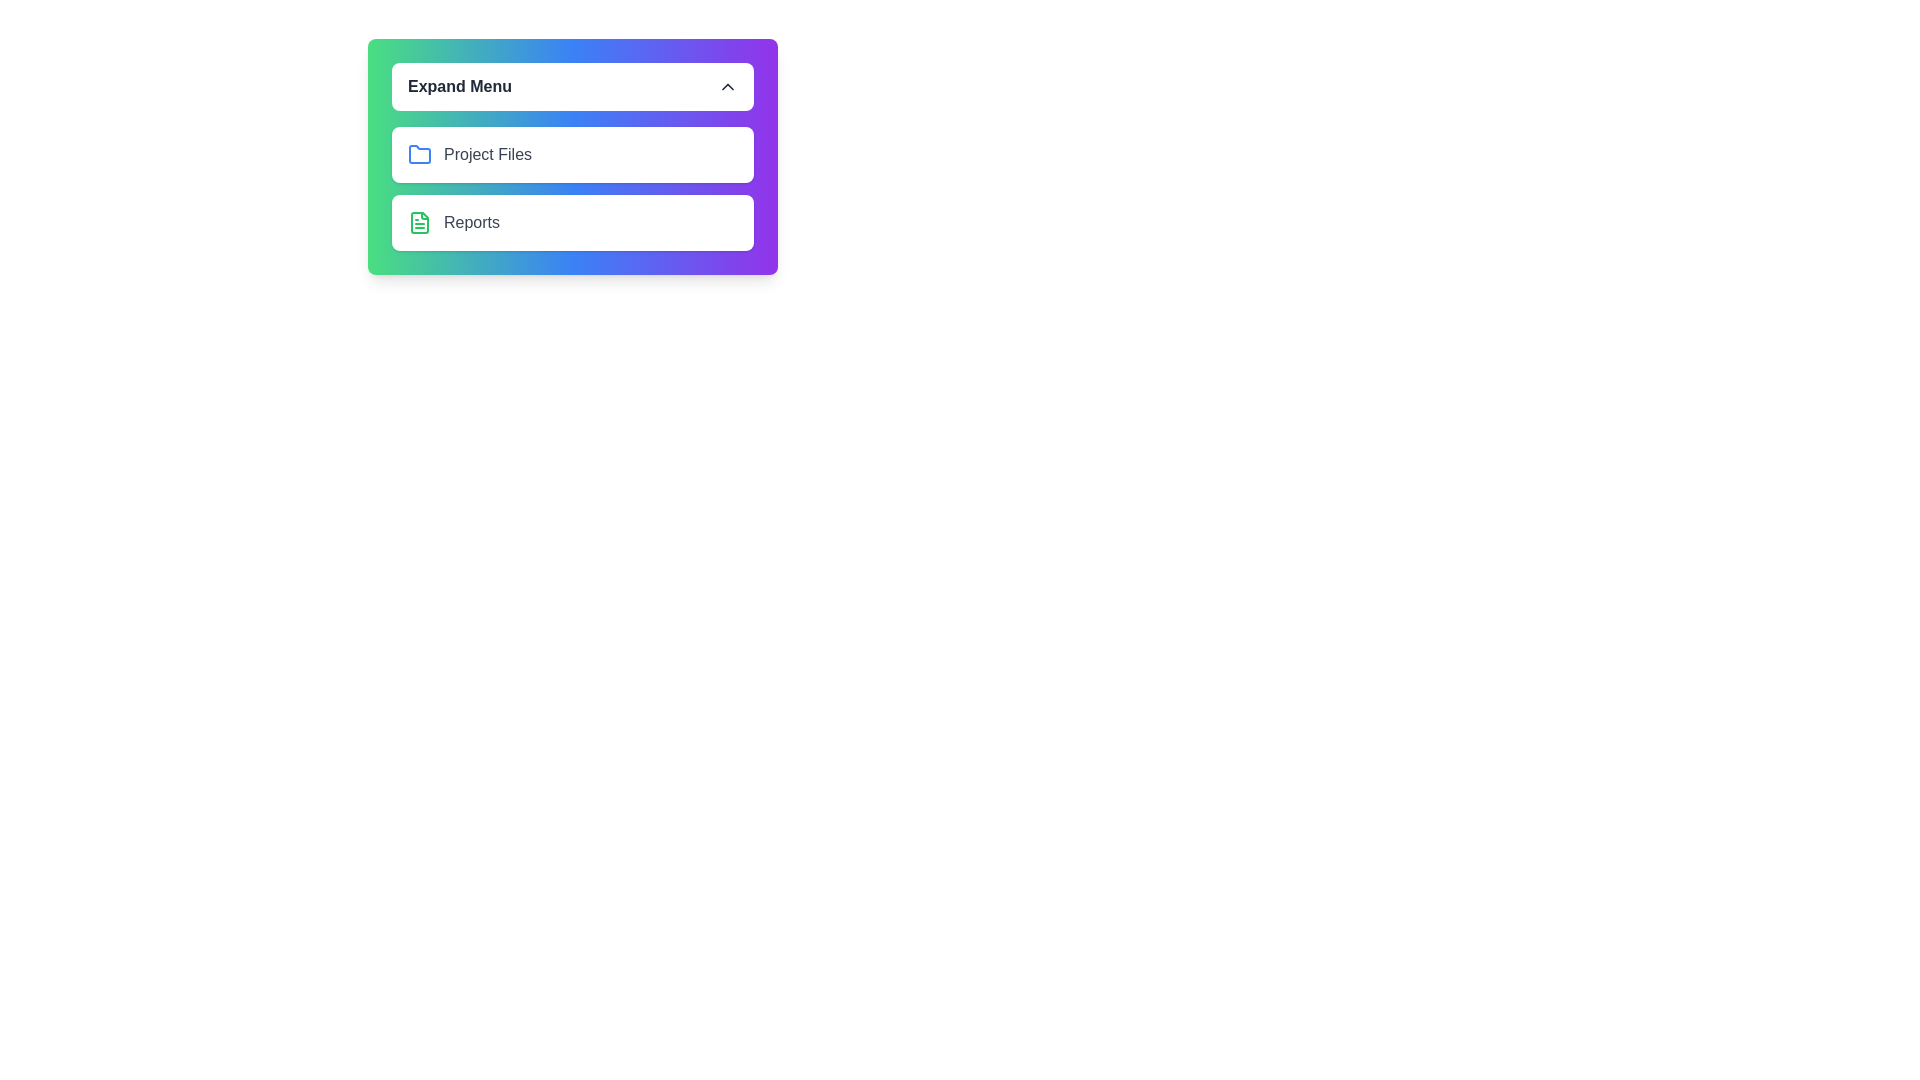  Describe the element at coordinates (419, 223) in the screenshot. I see `the green-colored document icon located next to the 'Reports' text label in the second menu option` at that location.